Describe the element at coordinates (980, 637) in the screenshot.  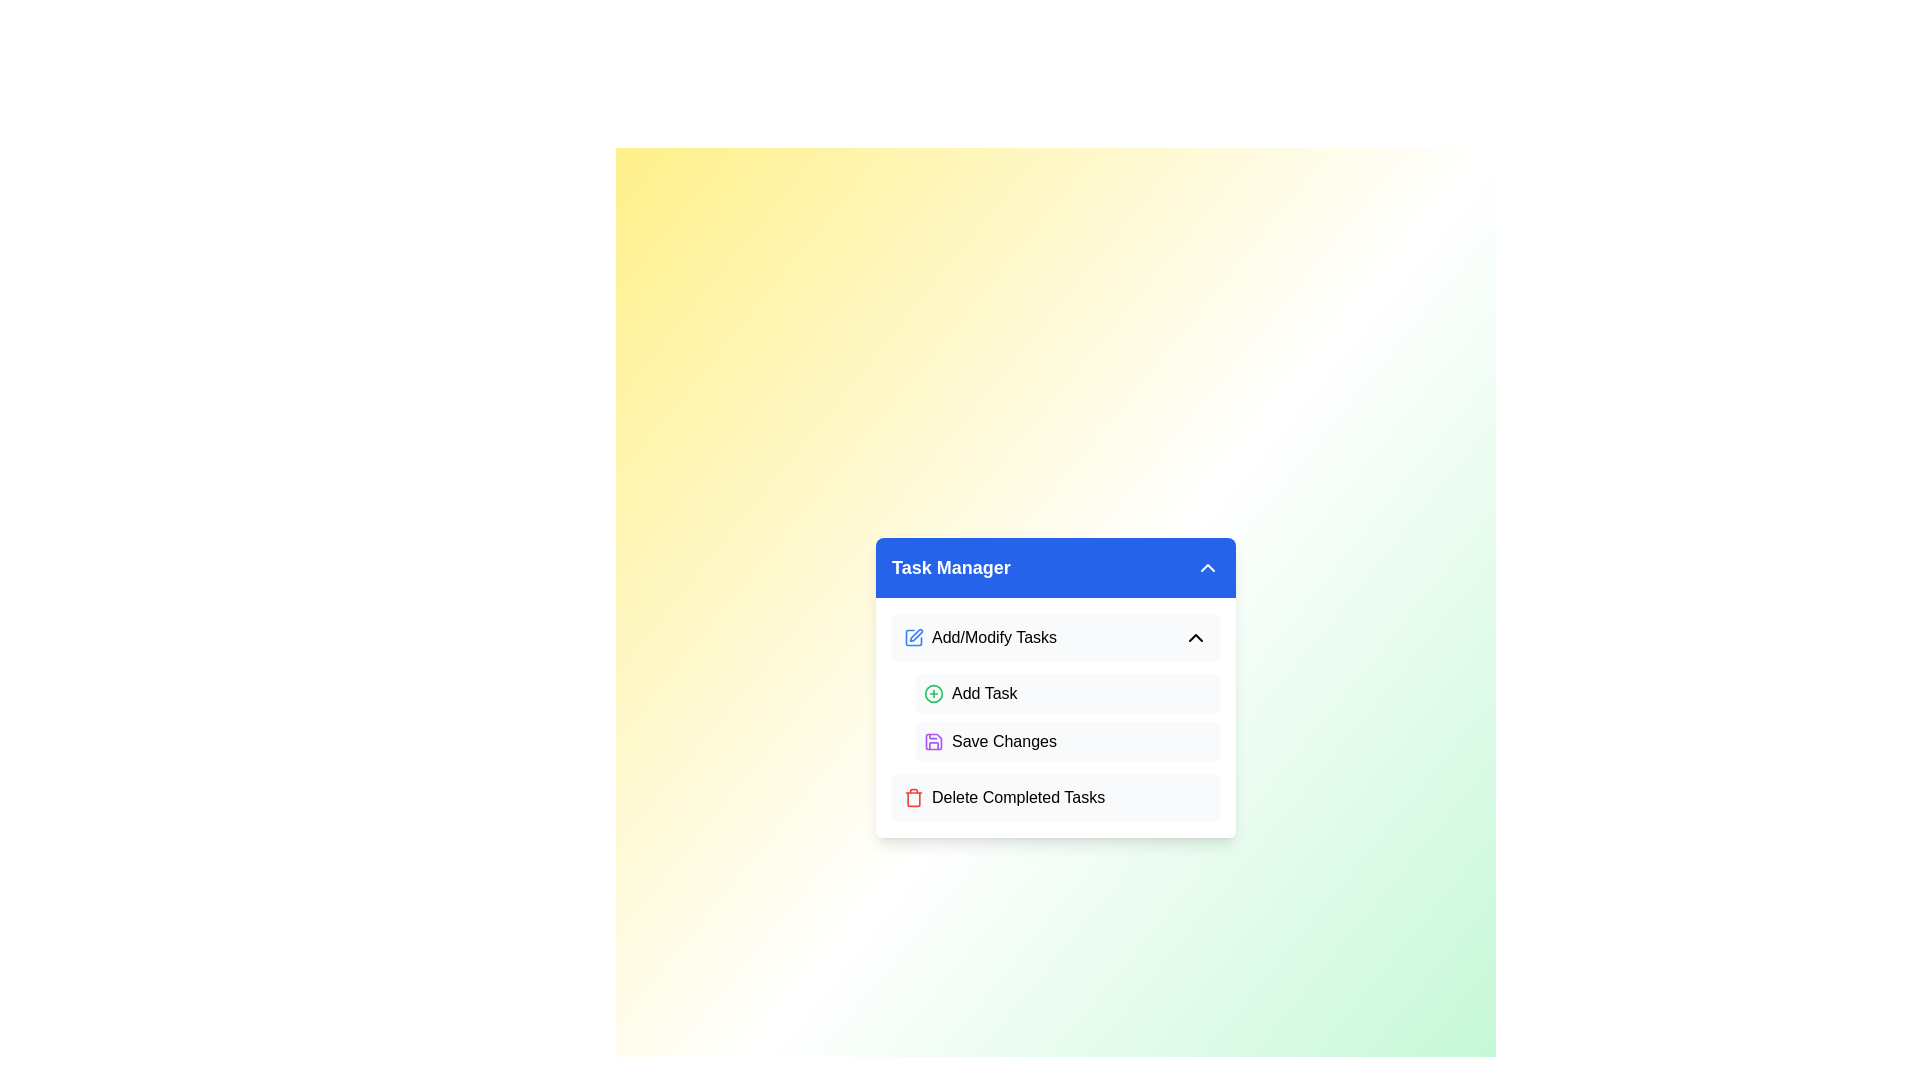
I see `the 'Add/Modify Tasks' label with a pencil icon located under the 'Task Manager' section` at that location.